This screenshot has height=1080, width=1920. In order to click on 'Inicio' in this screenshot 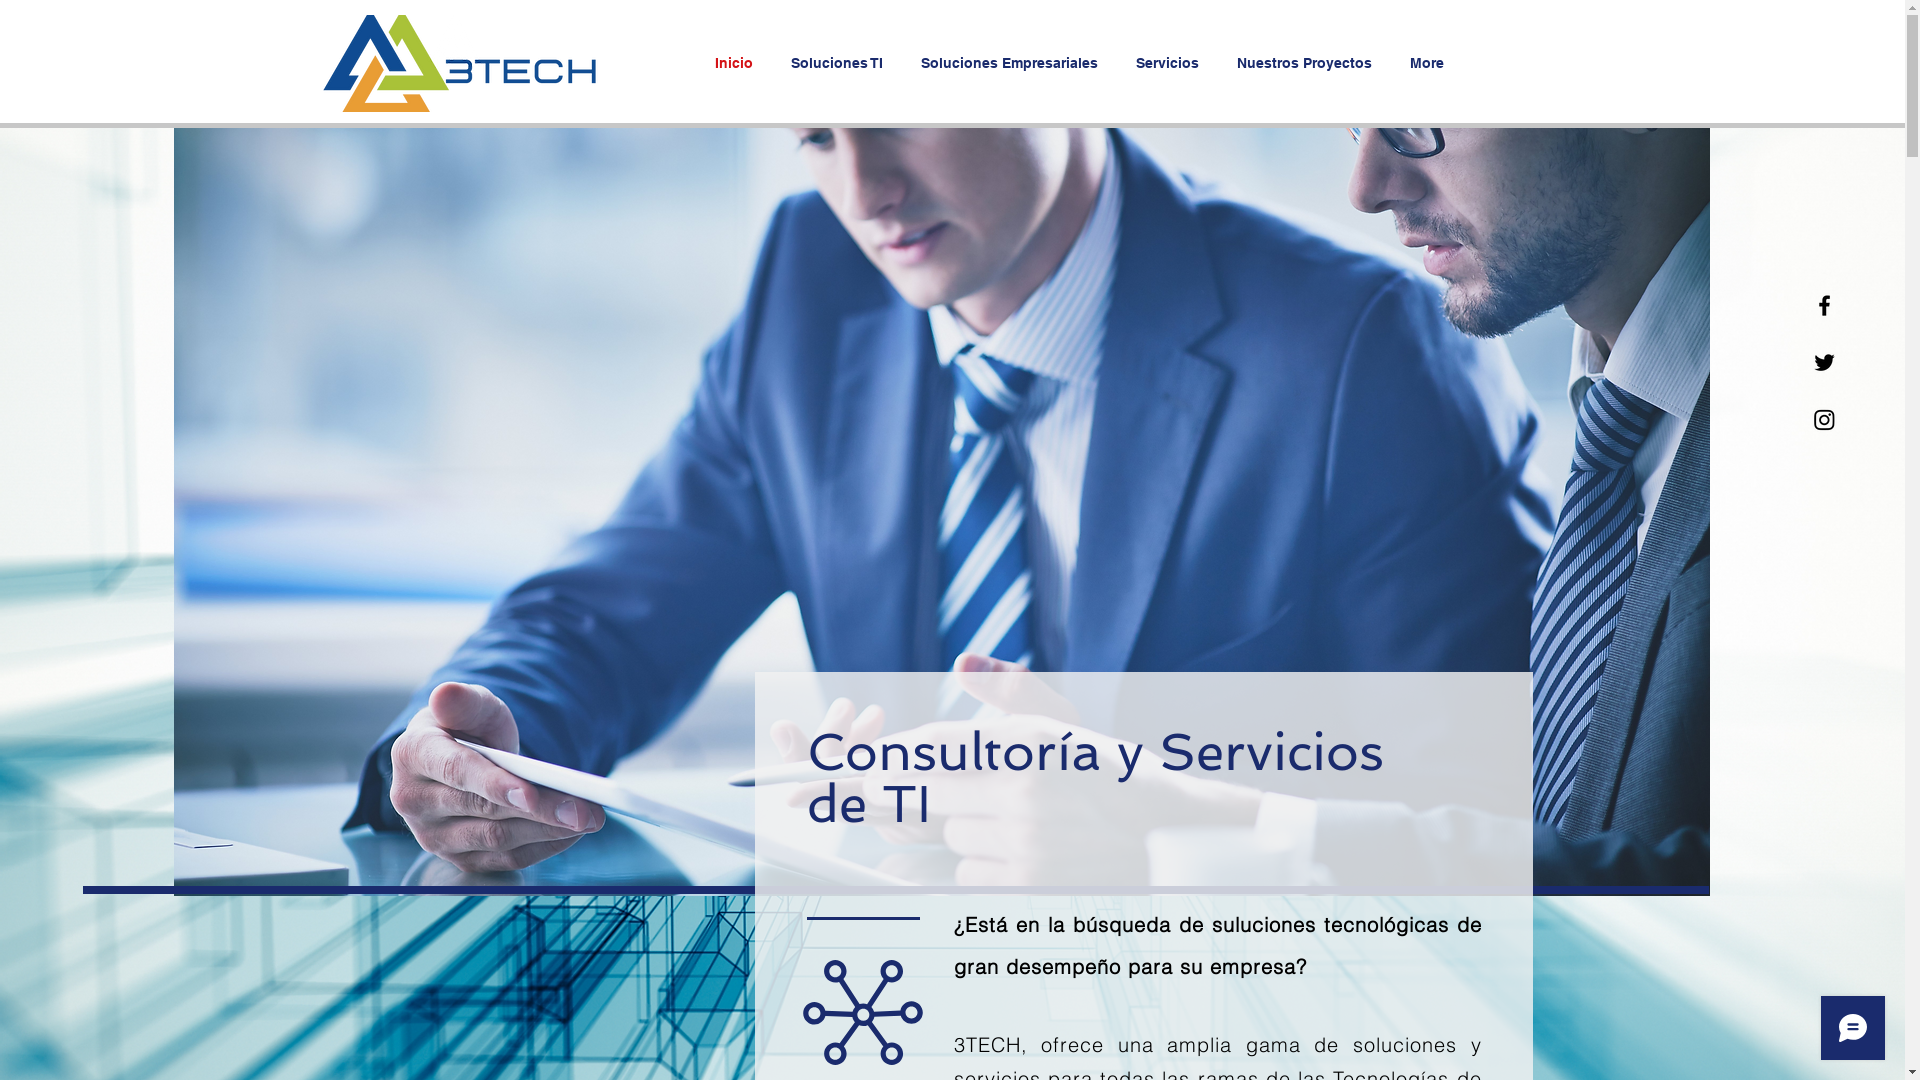, I will do `click(737, 61)`.